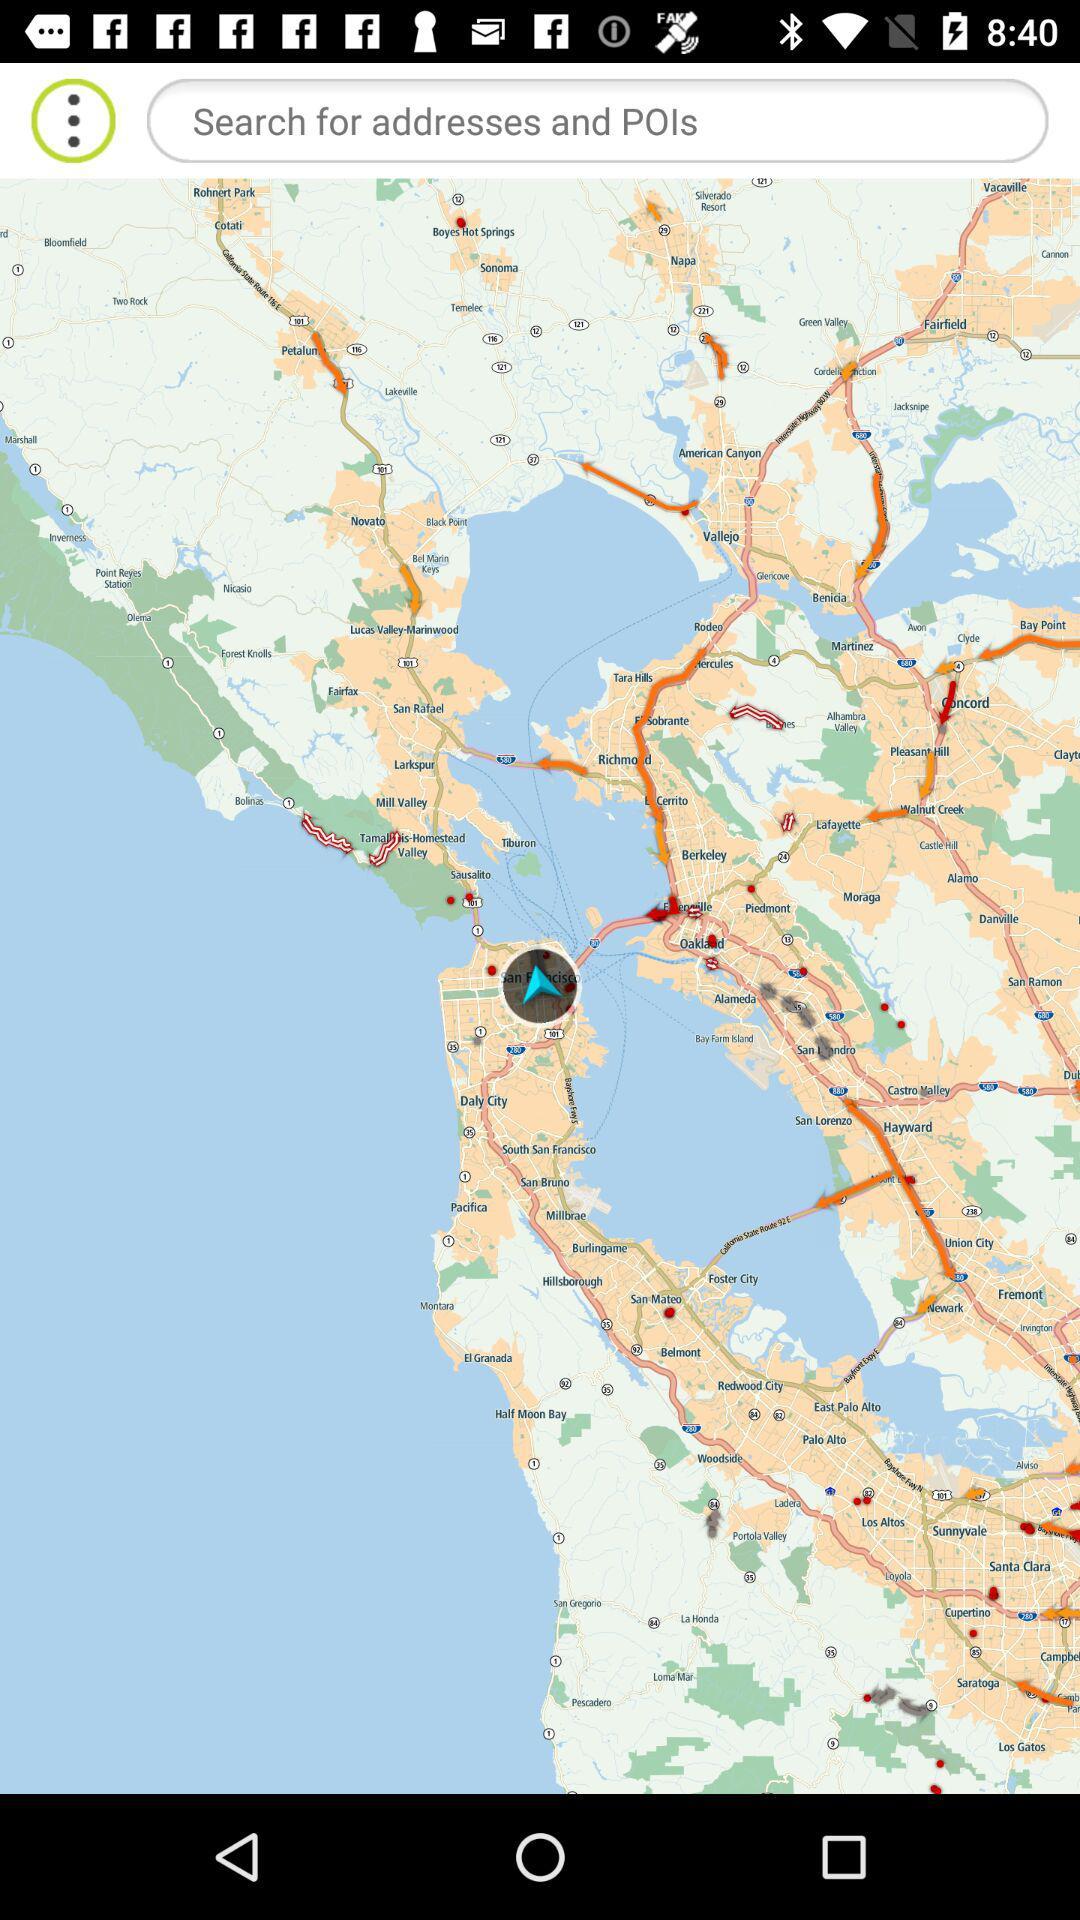 The image size is (1080, 1920). Describe the element at coordinates (72, 119) in the screenshot. I see `go bak` at that location.